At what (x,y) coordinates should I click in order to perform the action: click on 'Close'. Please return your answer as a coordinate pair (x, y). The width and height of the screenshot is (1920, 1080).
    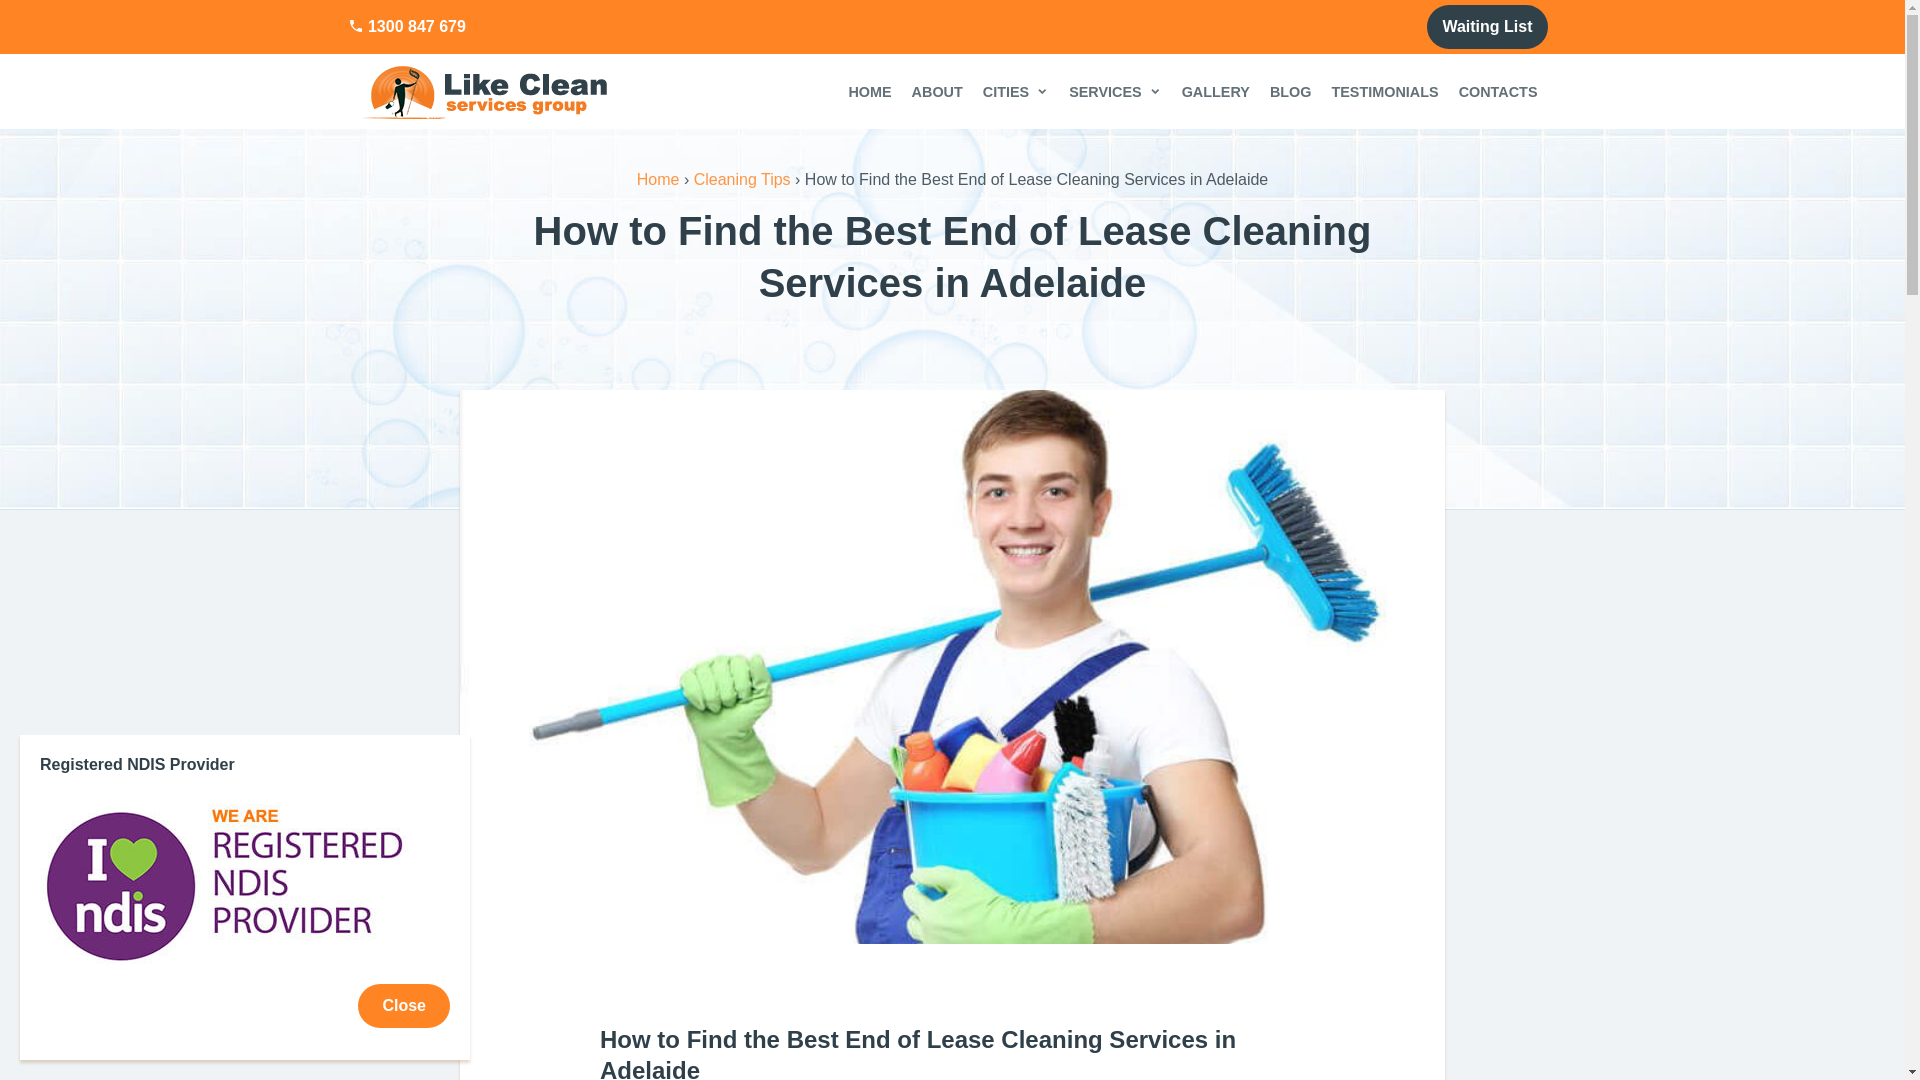
    Looking at the image, I should click on (402, 1006).